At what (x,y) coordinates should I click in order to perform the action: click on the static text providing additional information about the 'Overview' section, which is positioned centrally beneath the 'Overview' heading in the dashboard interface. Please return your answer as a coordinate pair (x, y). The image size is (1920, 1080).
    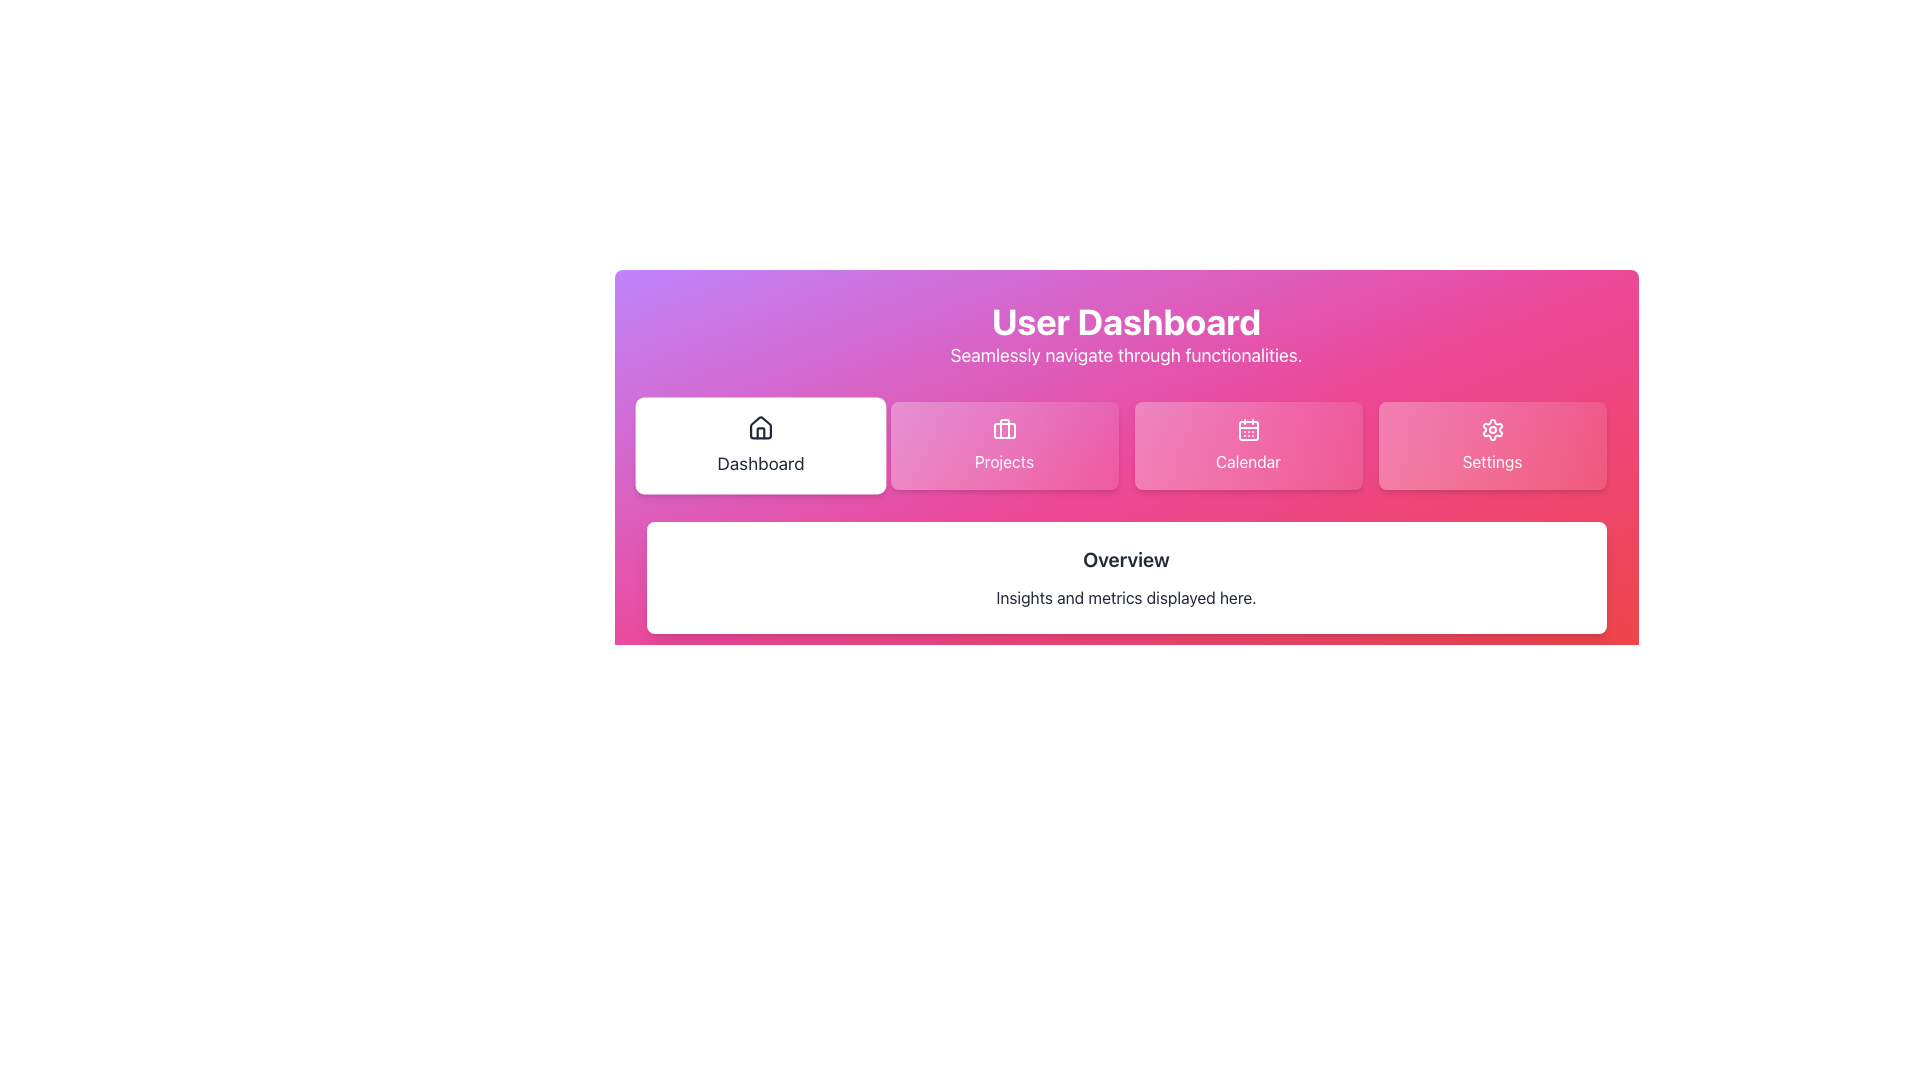
    Looking at the image, I should click on (1126, 596).